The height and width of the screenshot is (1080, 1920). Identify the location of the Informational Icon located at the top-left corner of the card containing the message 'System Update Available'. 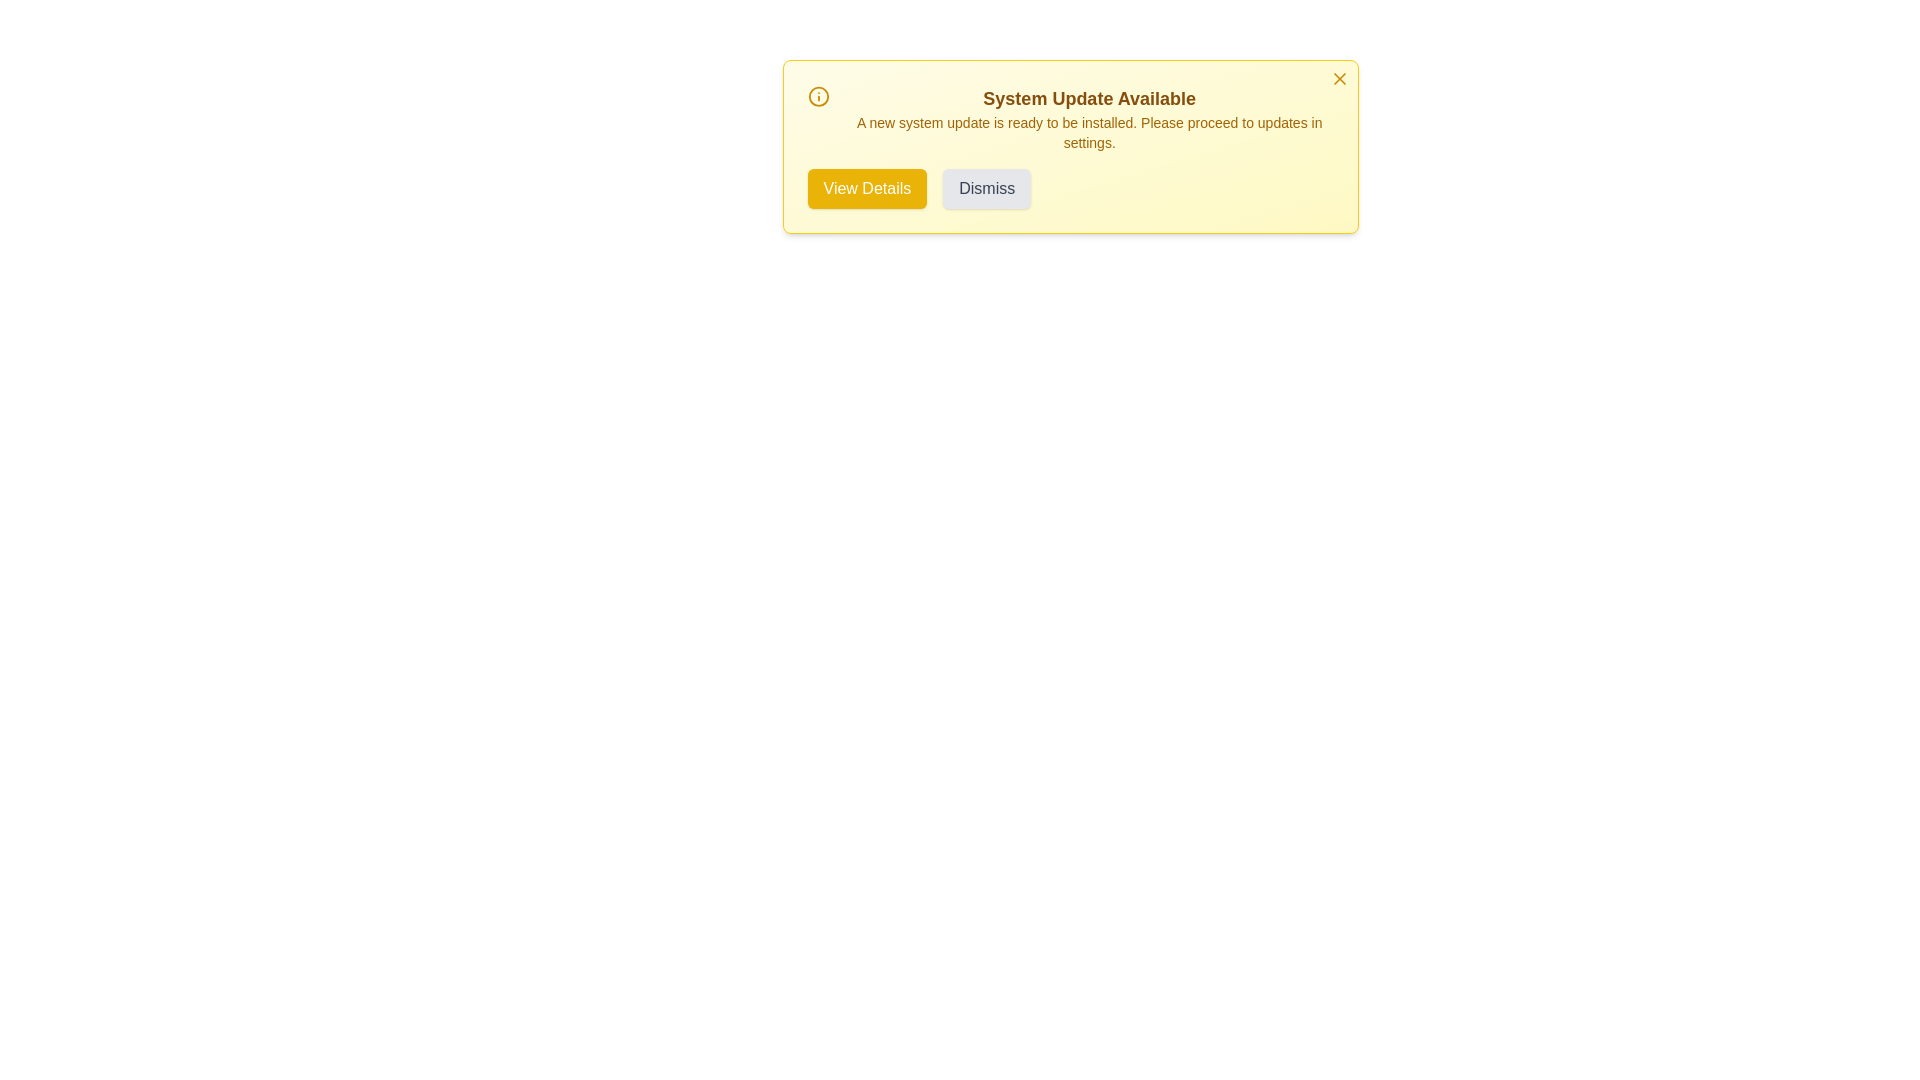
(818, 96).